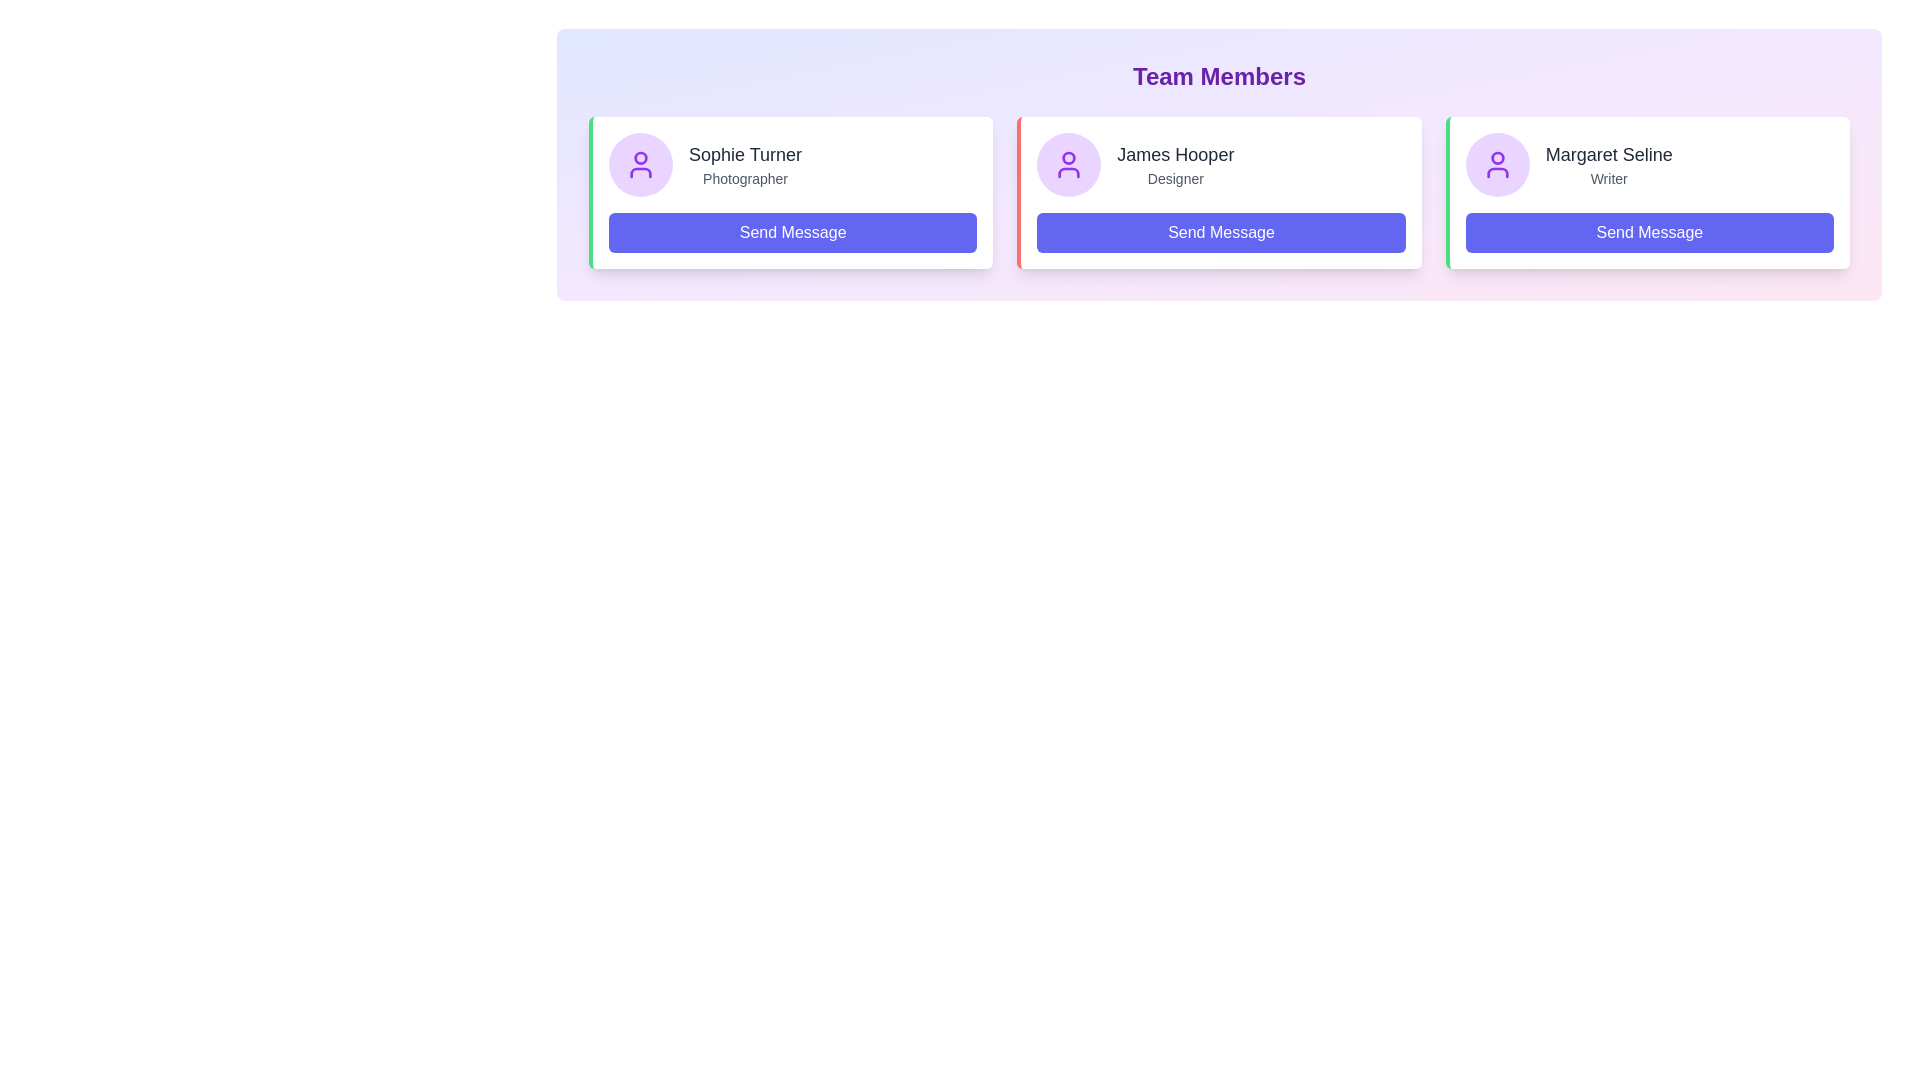 This screenshot has height=1080, width=1920. Describe the element at coordinates (1068, 164) in the screenshot. I see `the Illustrative Icon representing James Hooper, which is located in the upper-middle section of the profile card labeled 'James Hooper - Designer'` at that location.